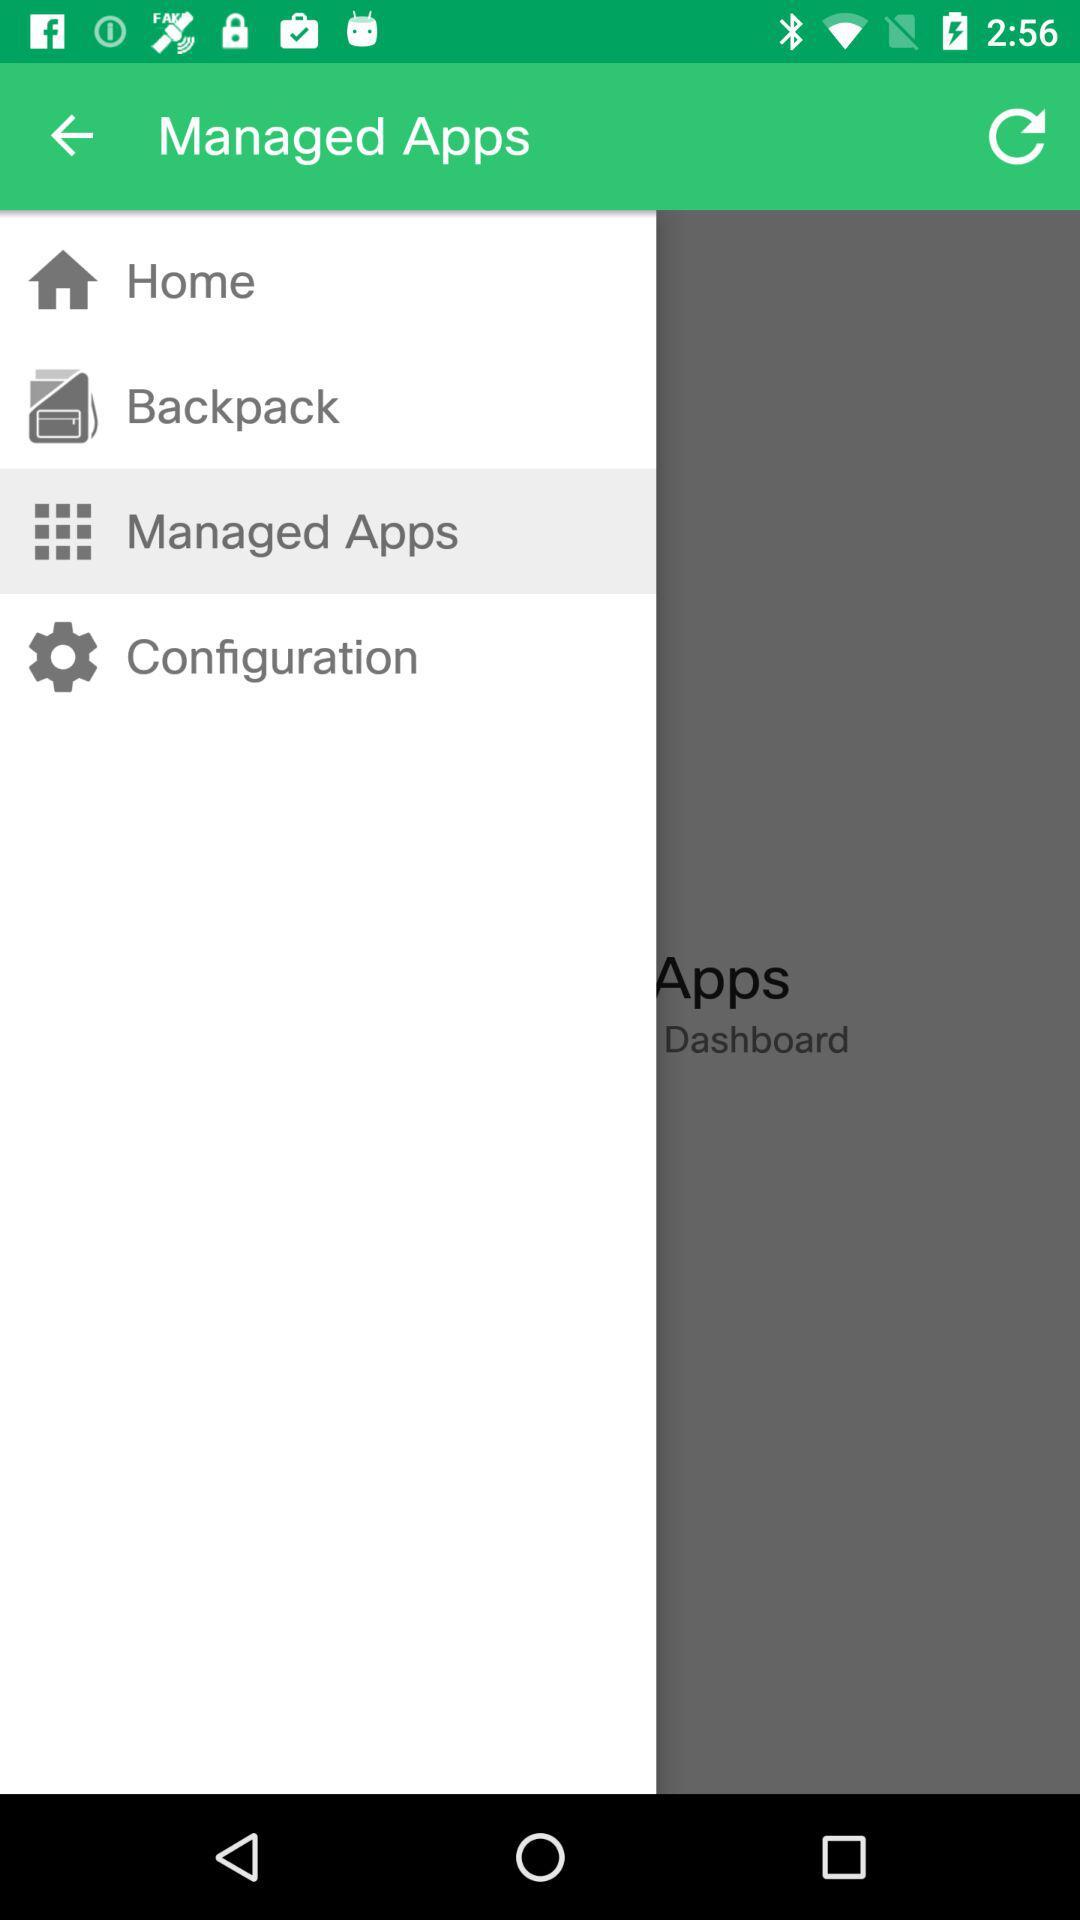  Describe the element at coordinates (190, 280) in the screenshot. I see `the icon above the backpack` at that location.